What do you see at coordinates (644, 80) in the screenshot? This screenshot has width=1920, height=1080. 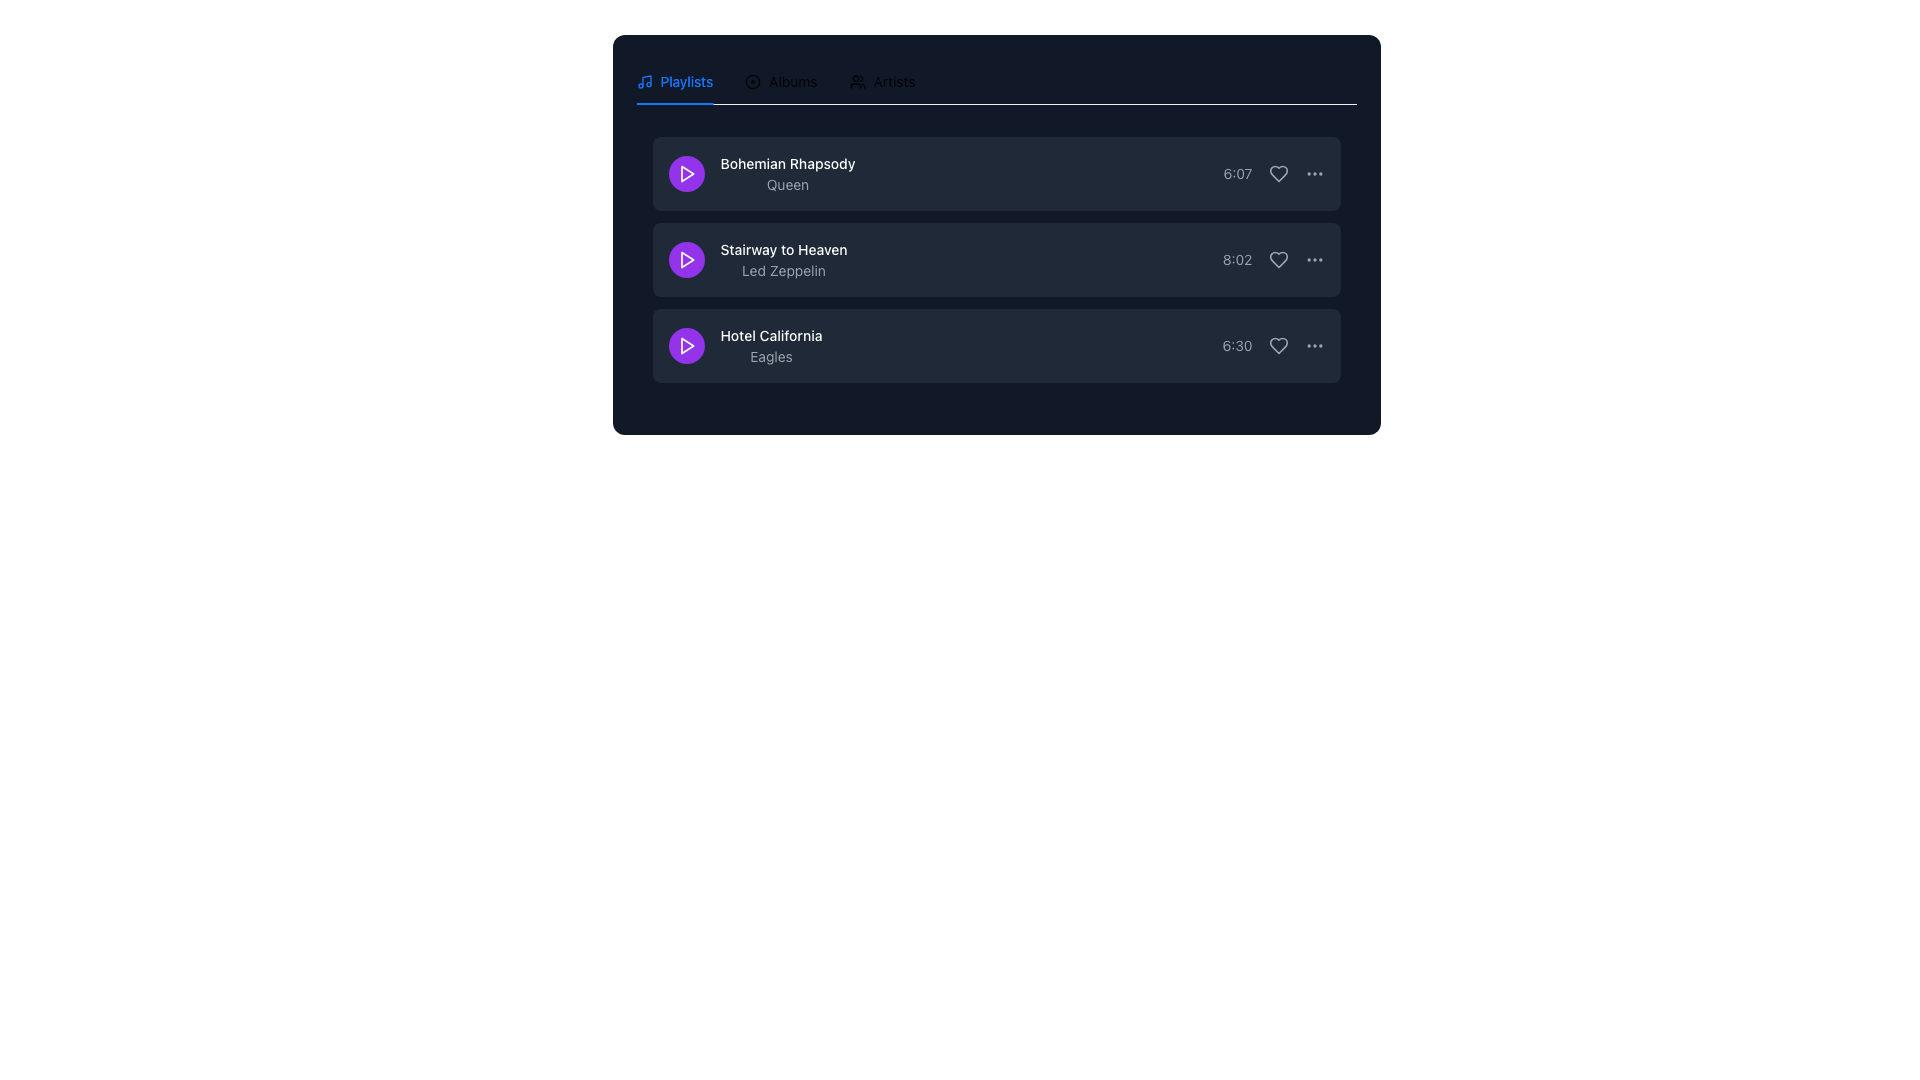 I see `the 'Playlists' icon located on the left side of the header bar, adjacent to the text 'Playlists'` at bounding box center [644, 80].